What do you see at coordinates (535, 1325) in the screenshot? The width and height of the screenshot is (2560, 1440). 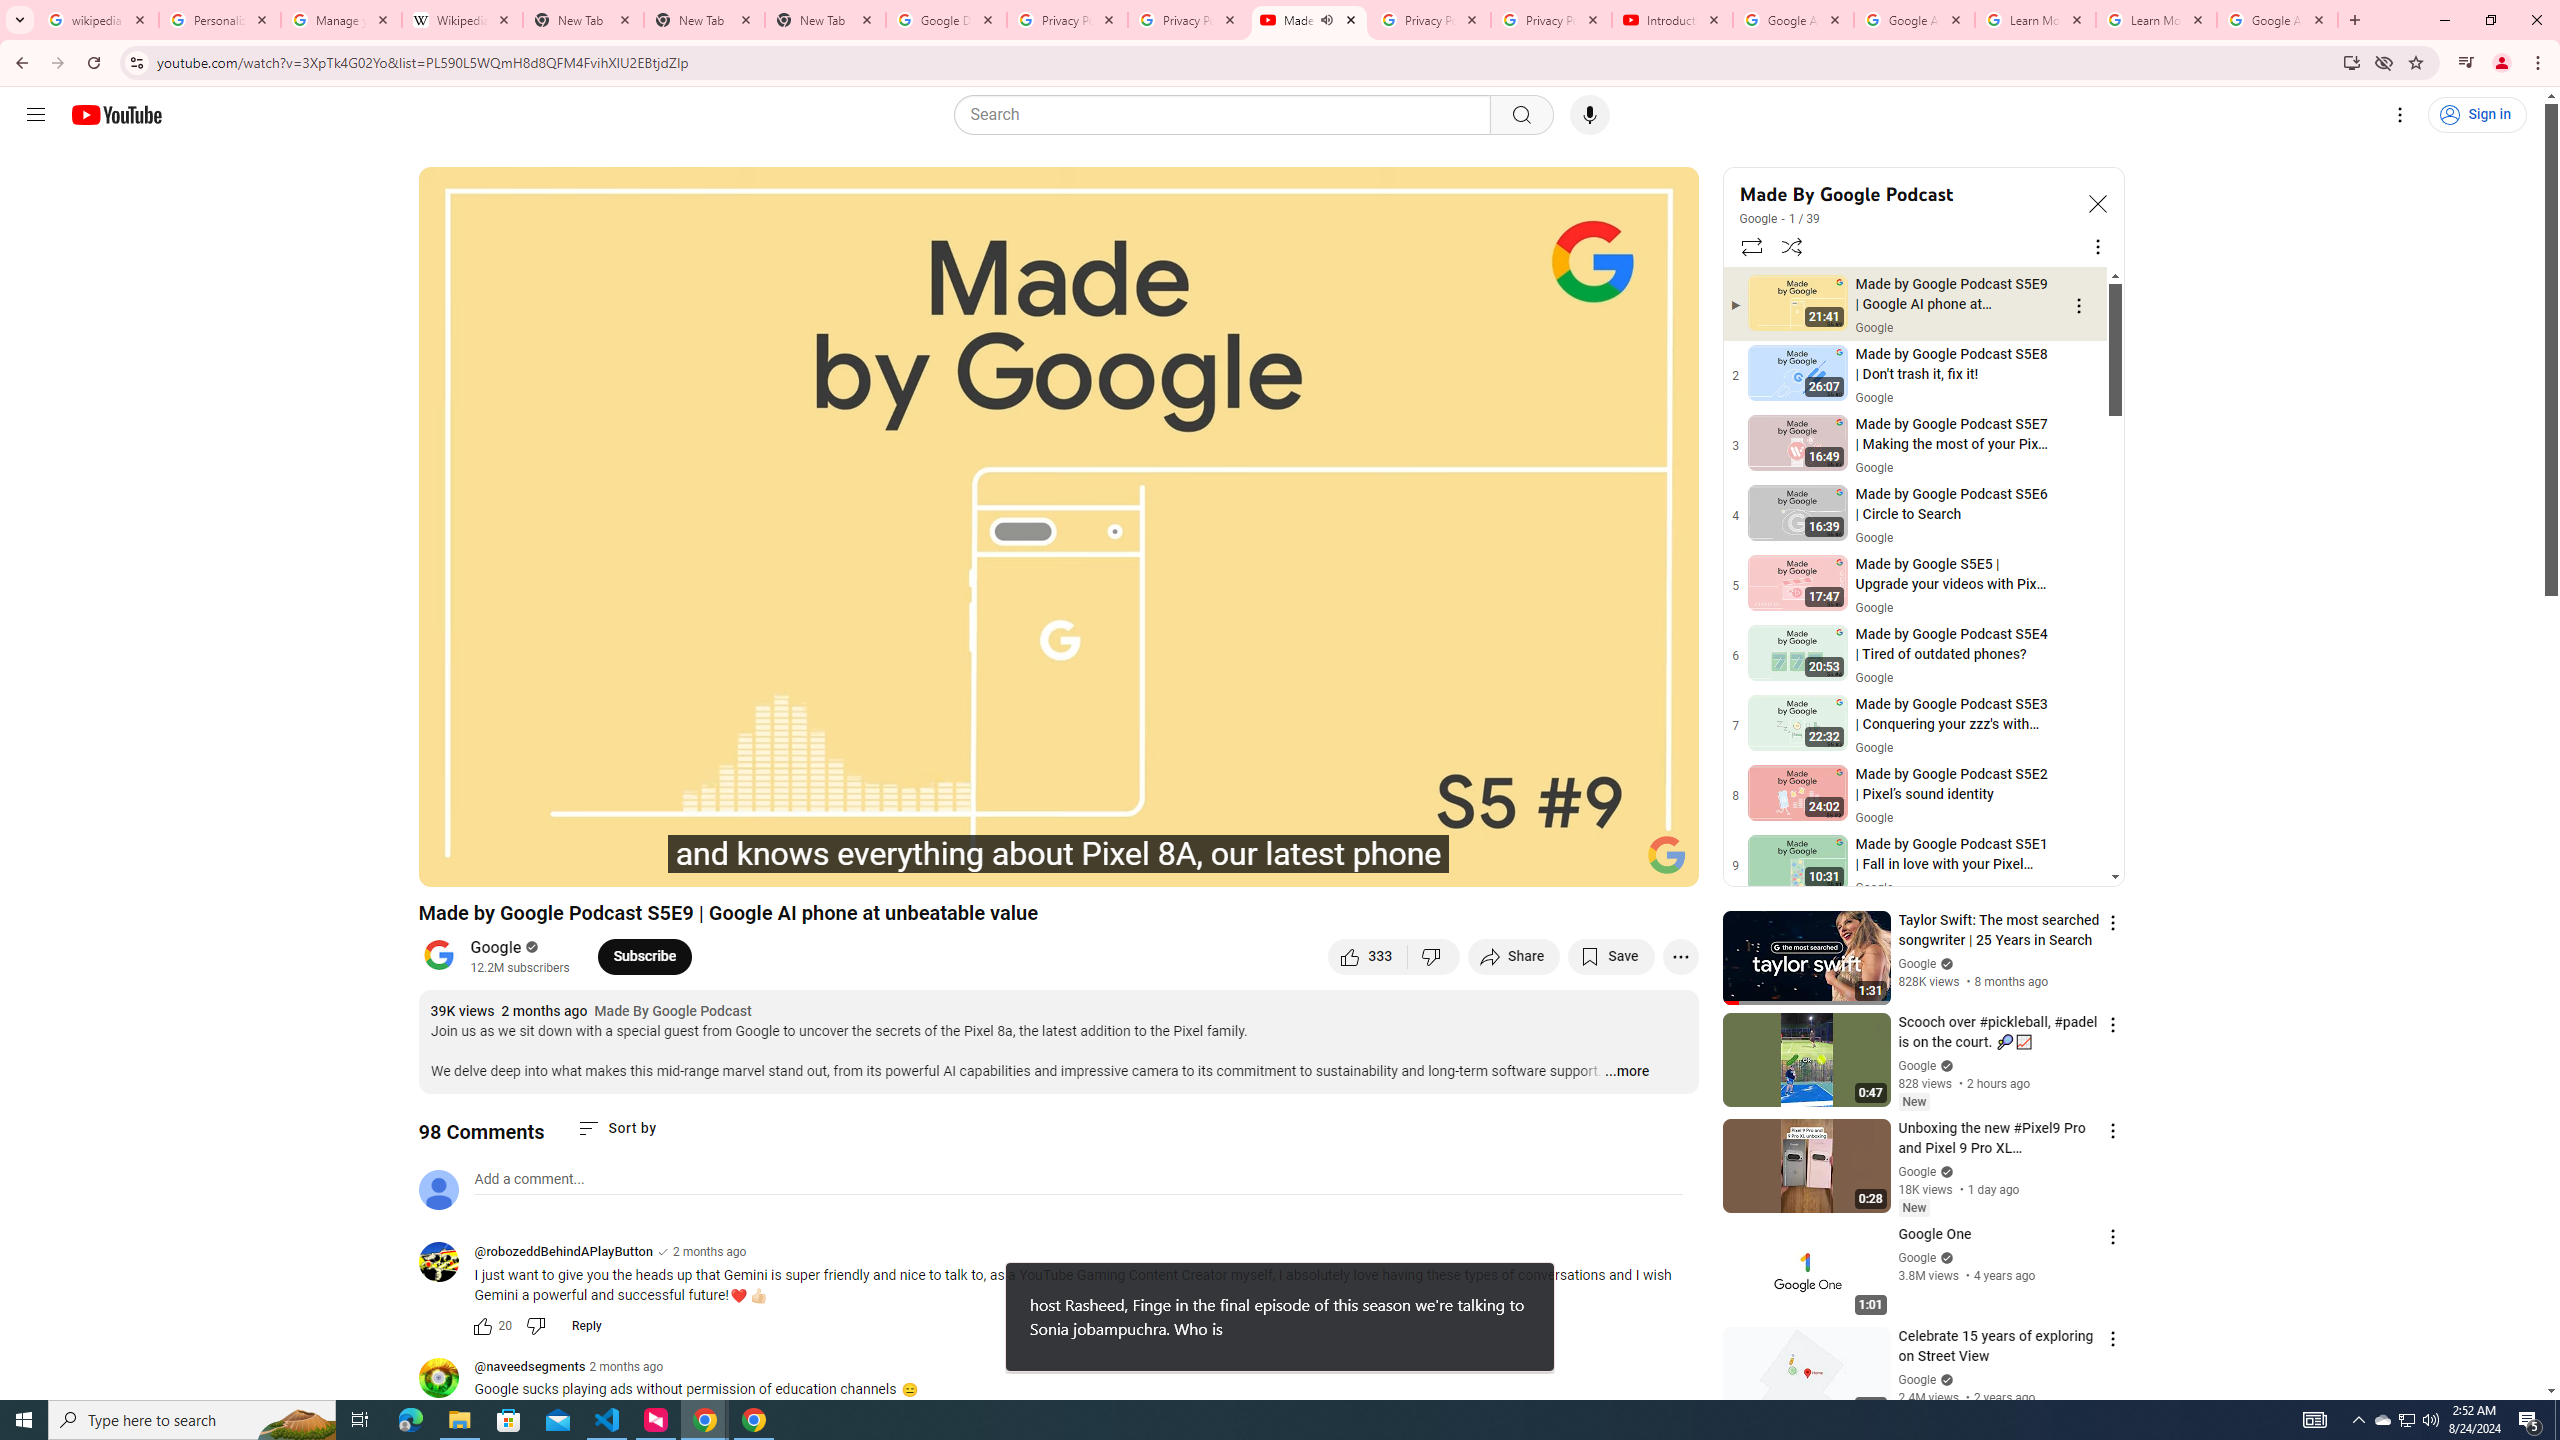 I see `'Dislike this comment'` at bounding box center [535, 1325].